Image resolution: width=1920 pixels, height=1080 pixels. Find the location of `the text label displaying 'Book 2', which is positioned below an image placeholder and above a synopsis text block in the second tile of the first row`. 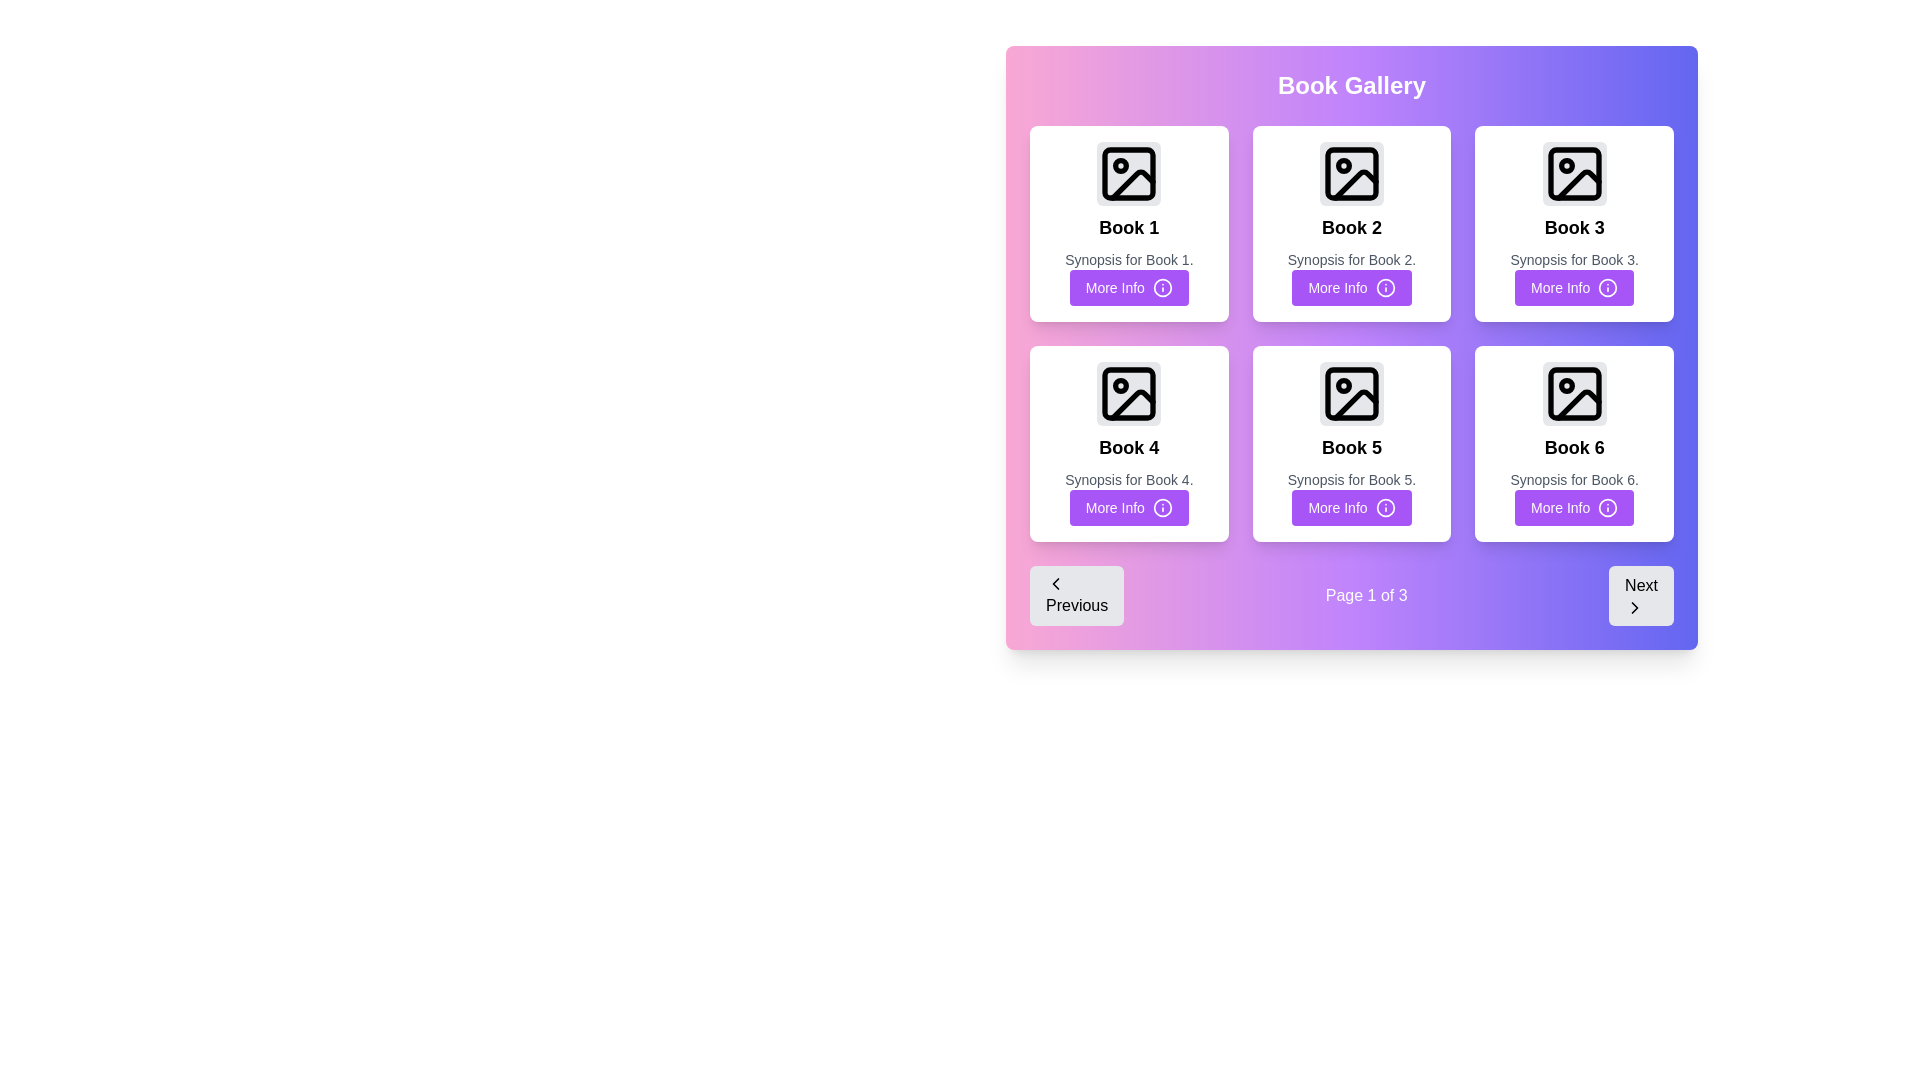

the text label displaying 'Book 2', which is positioned below an image placeholder and above a synopsis text block in the second tile of the first row is located at coordinates (1352, 226).